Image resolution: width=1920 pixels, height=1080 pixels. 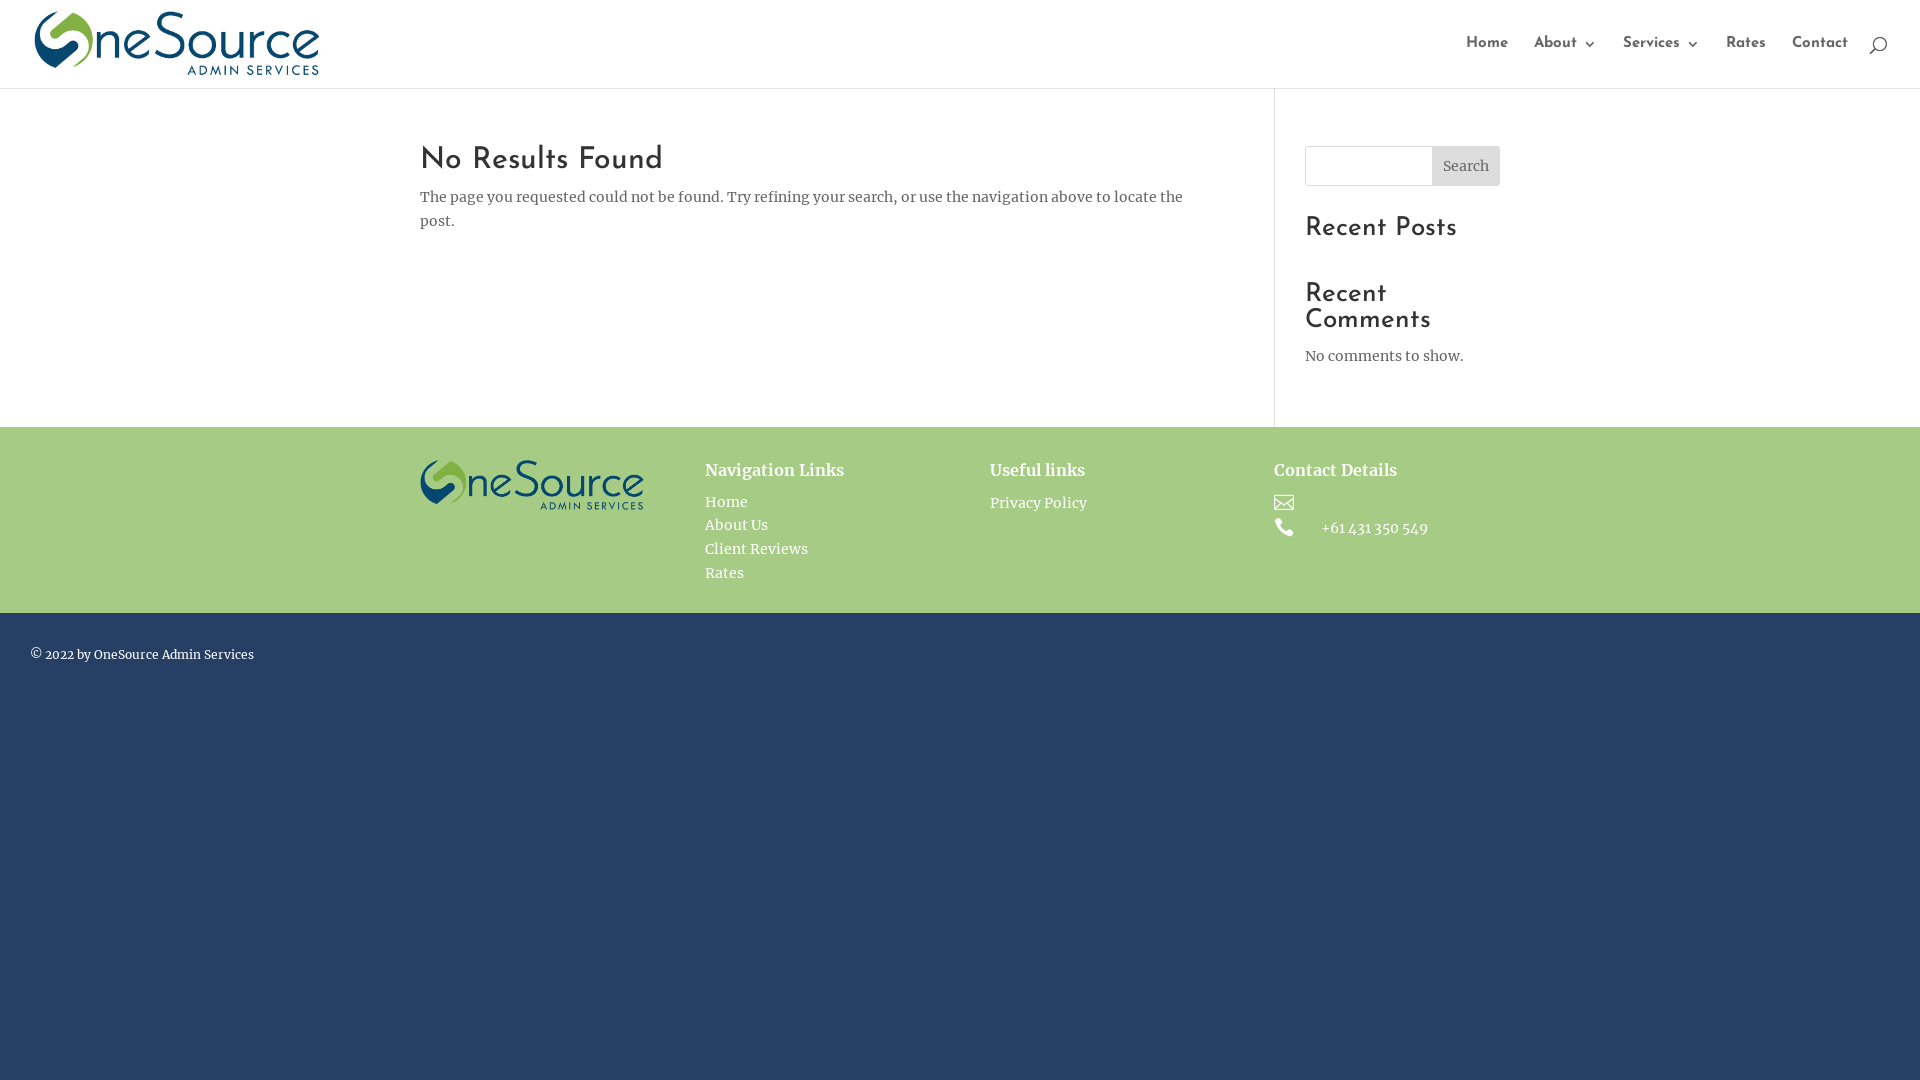 I want to click on 'Rates', so click(x=723, y=573).